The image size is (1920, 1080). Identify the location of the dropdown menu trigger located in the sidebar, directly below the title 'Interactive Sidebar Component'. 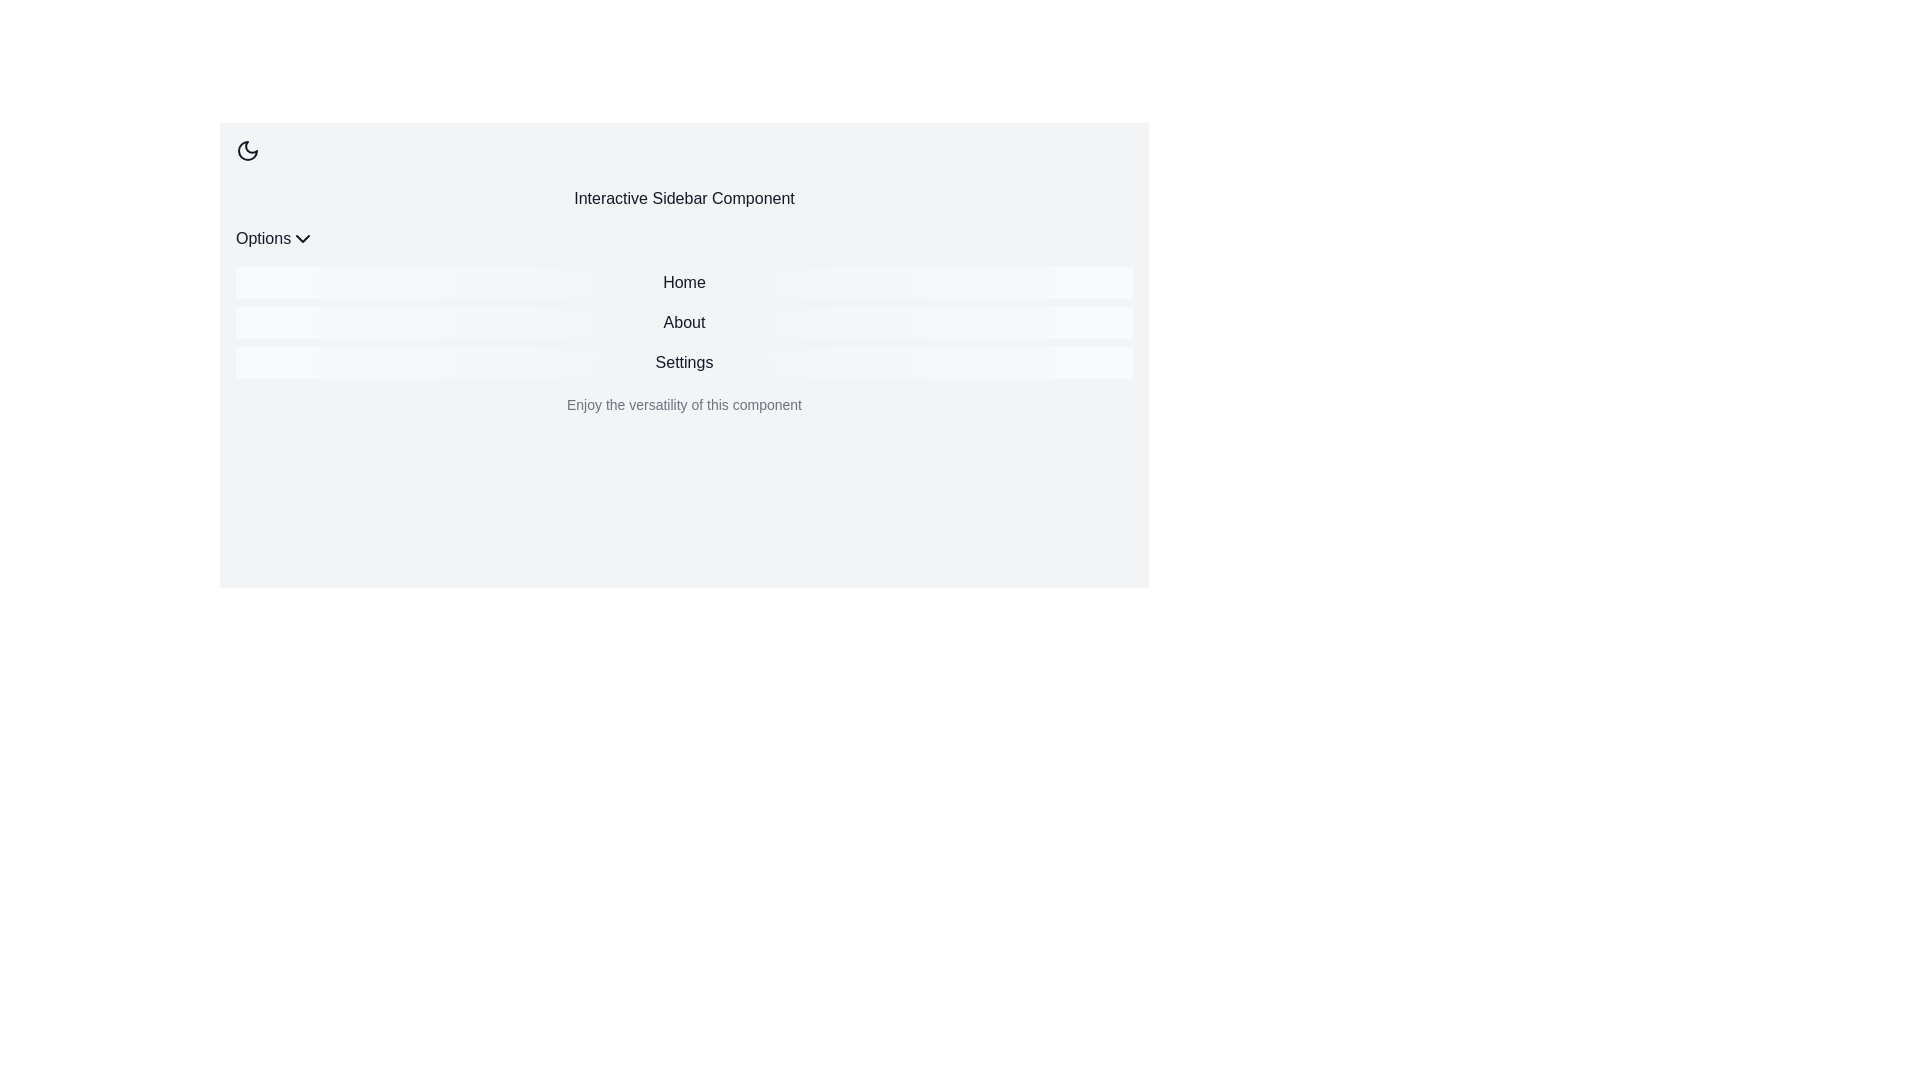
(274, 238).